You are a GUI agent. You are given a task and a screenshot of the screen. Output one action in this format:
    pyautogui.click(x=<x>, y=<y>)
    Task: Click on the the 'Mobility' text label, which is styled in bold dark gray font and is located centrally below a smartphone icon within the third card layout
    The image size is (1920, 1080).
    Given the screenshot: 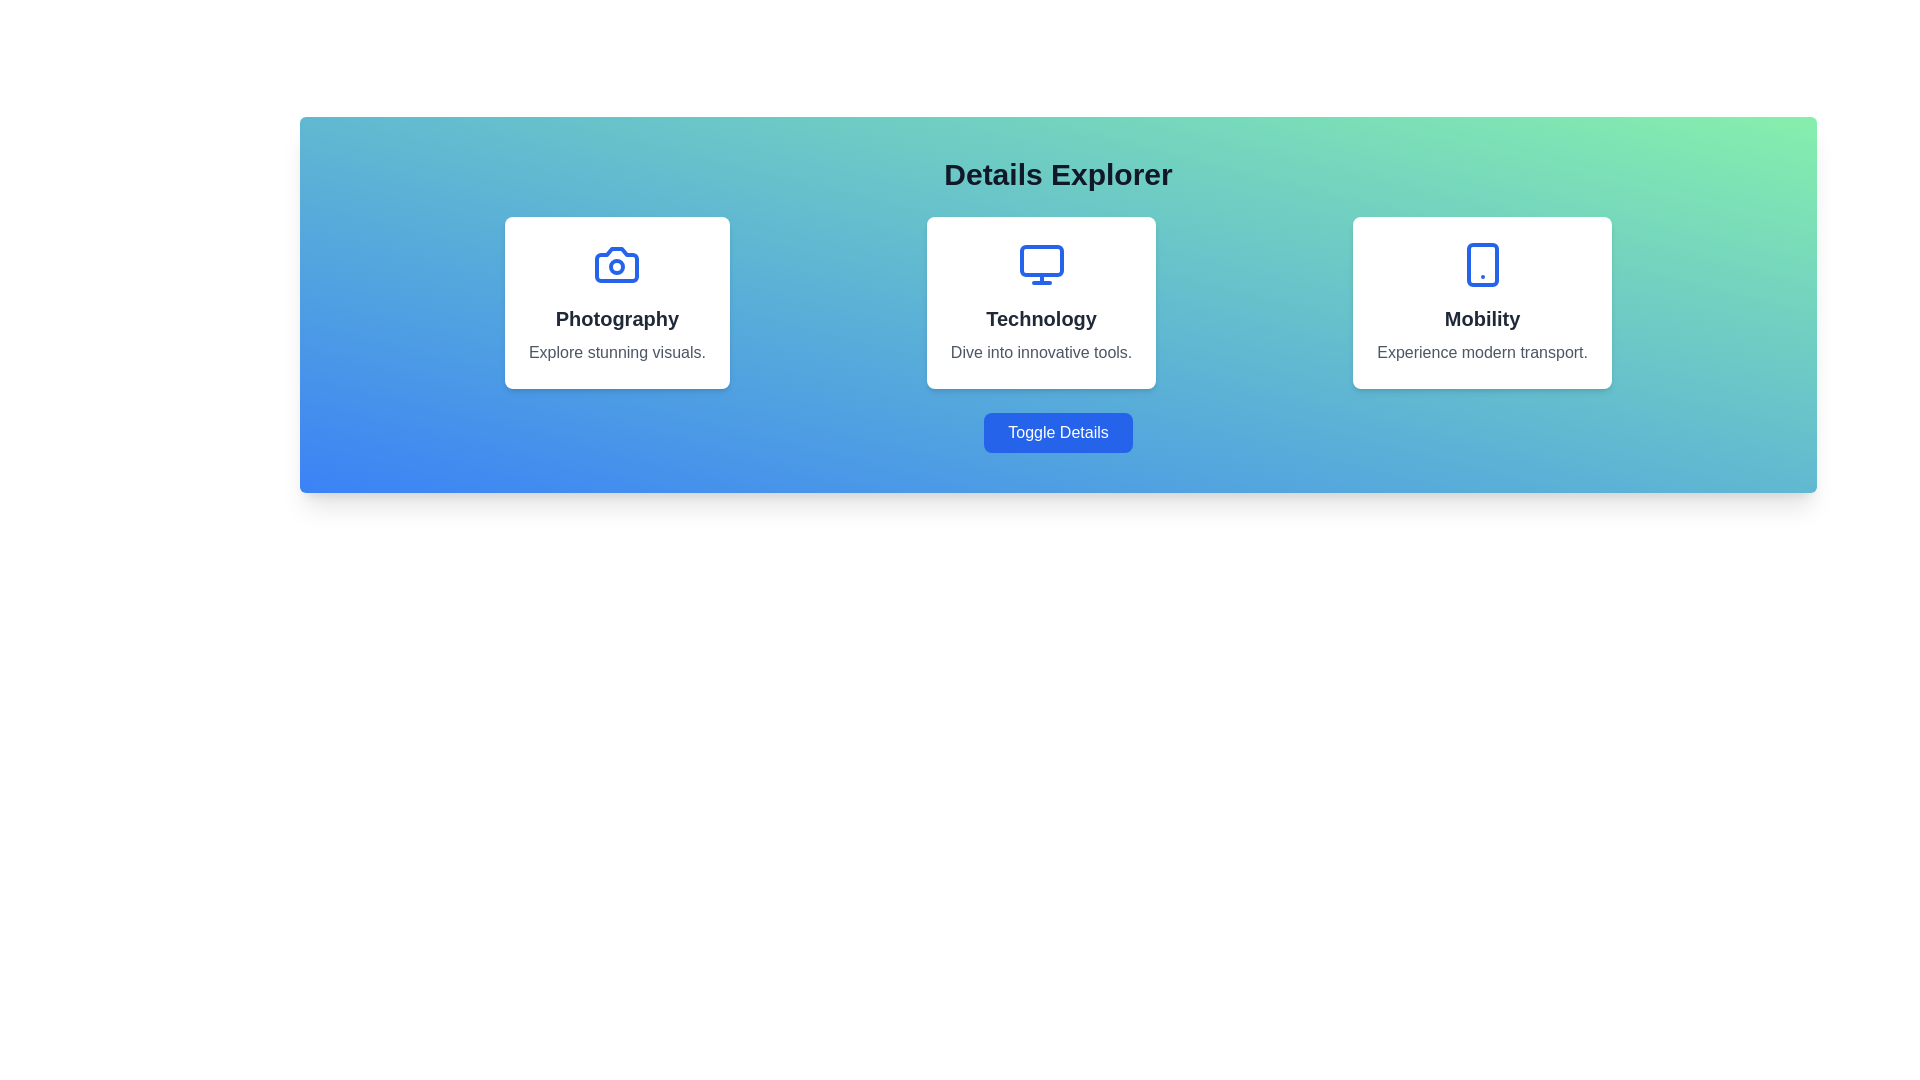 What is the action you would take?
    pyautogui.click(x=1482, y=318)
    